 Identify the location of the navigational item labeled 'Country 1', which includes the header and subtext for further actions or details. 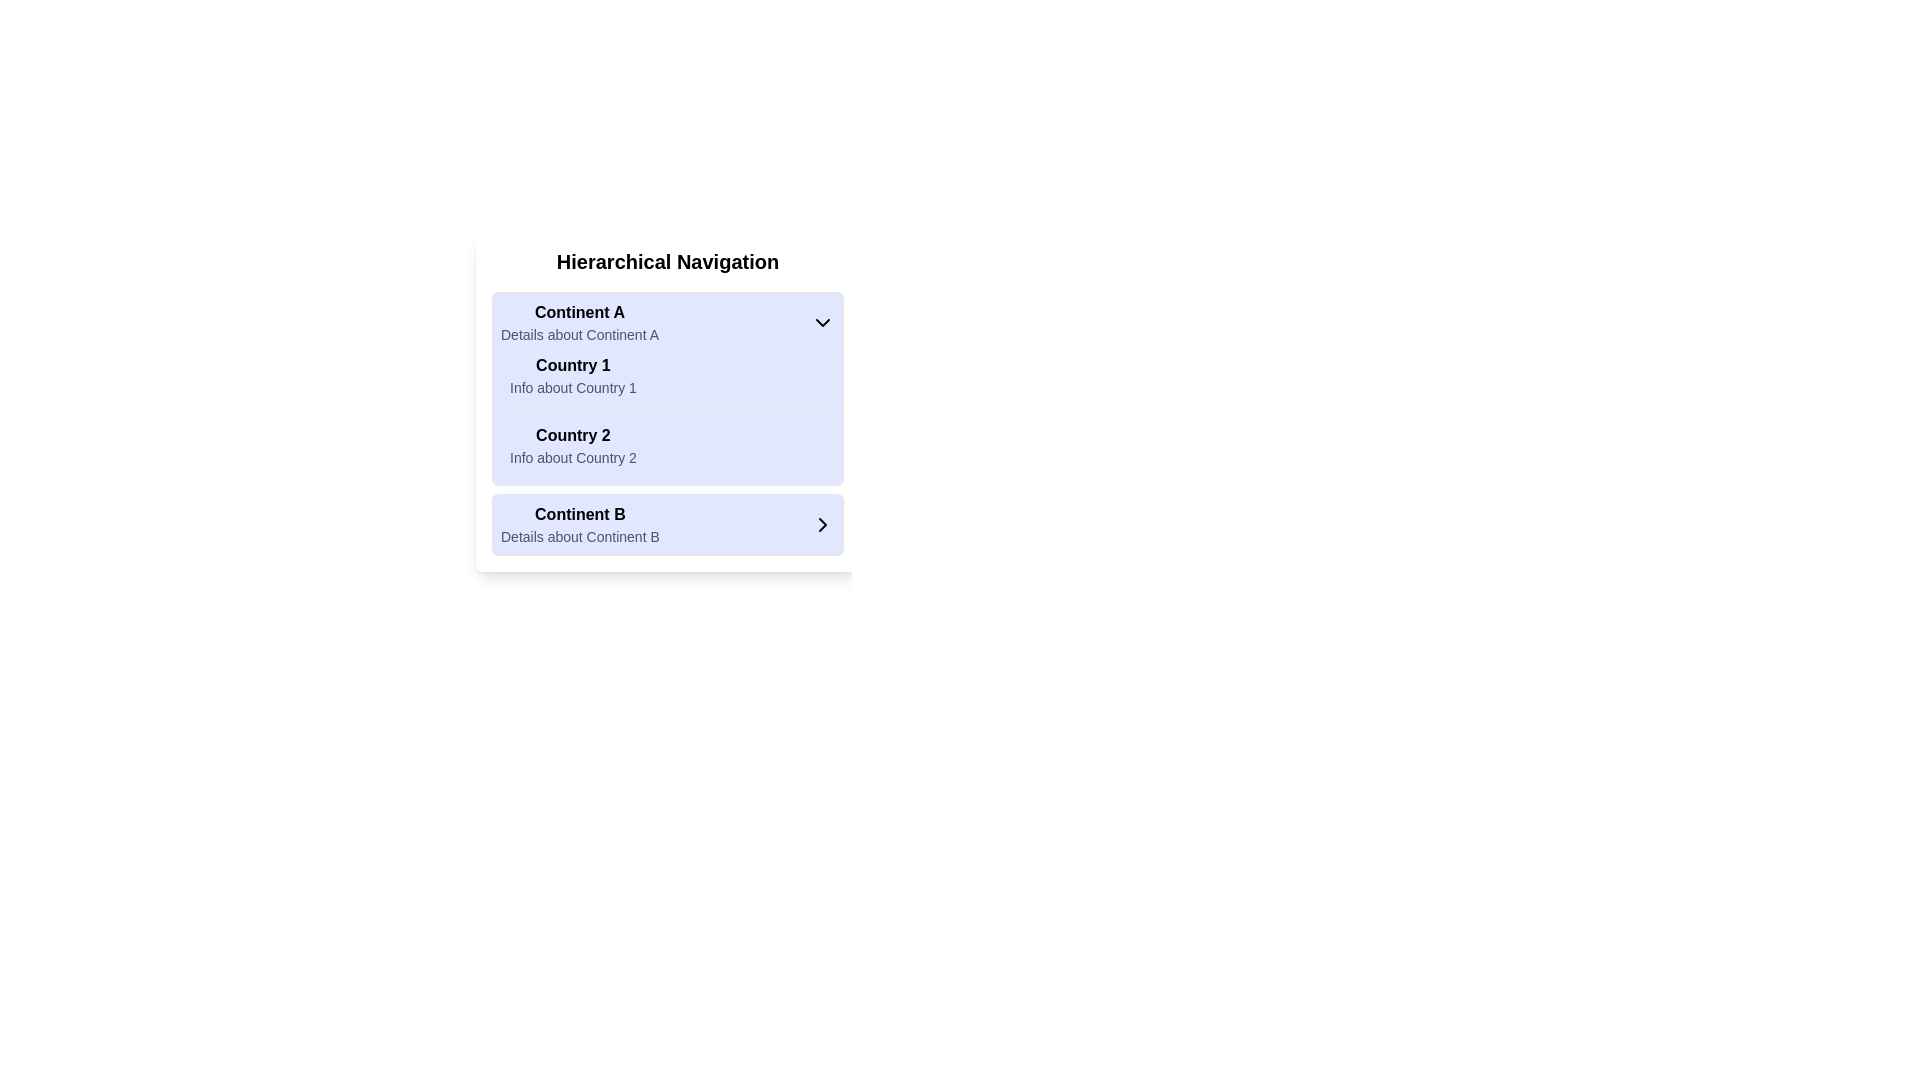
(572, 375).